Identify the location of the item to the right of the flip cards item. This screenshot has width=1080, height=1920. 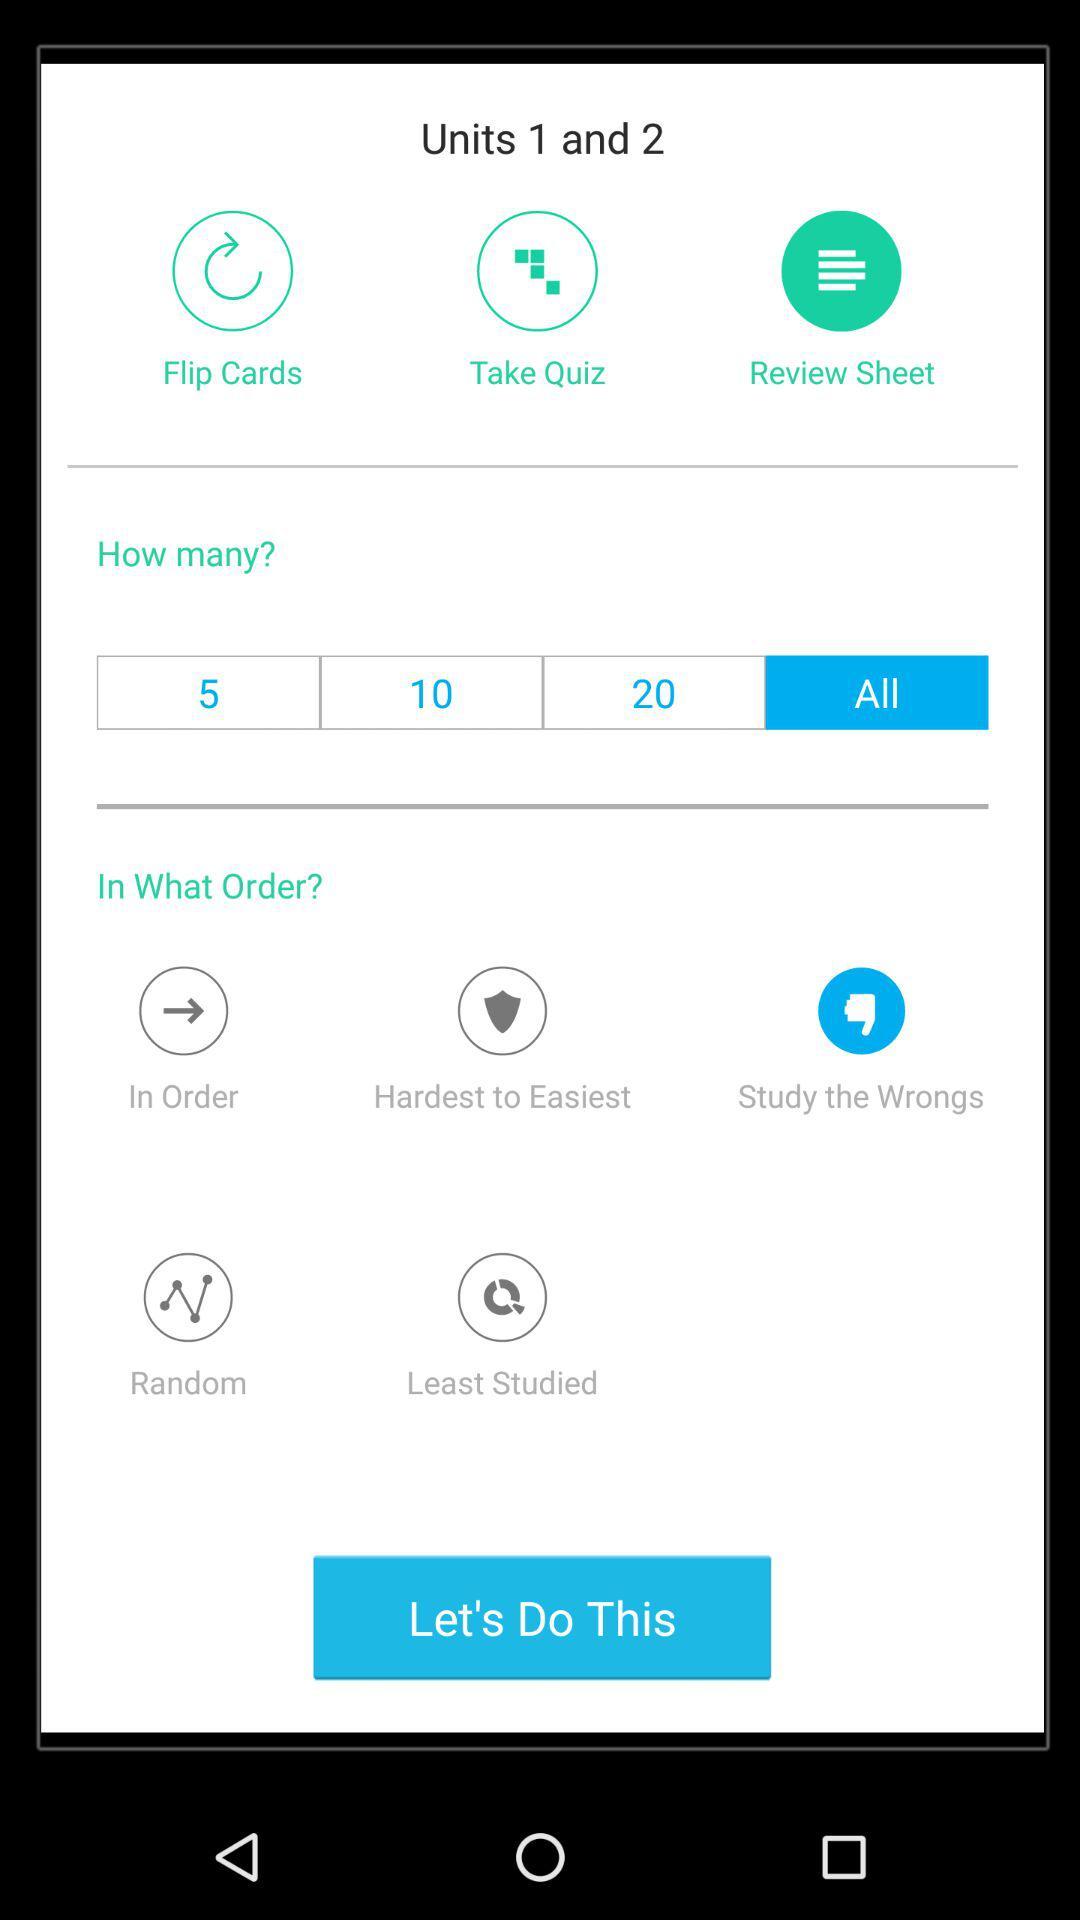
(536, 270).